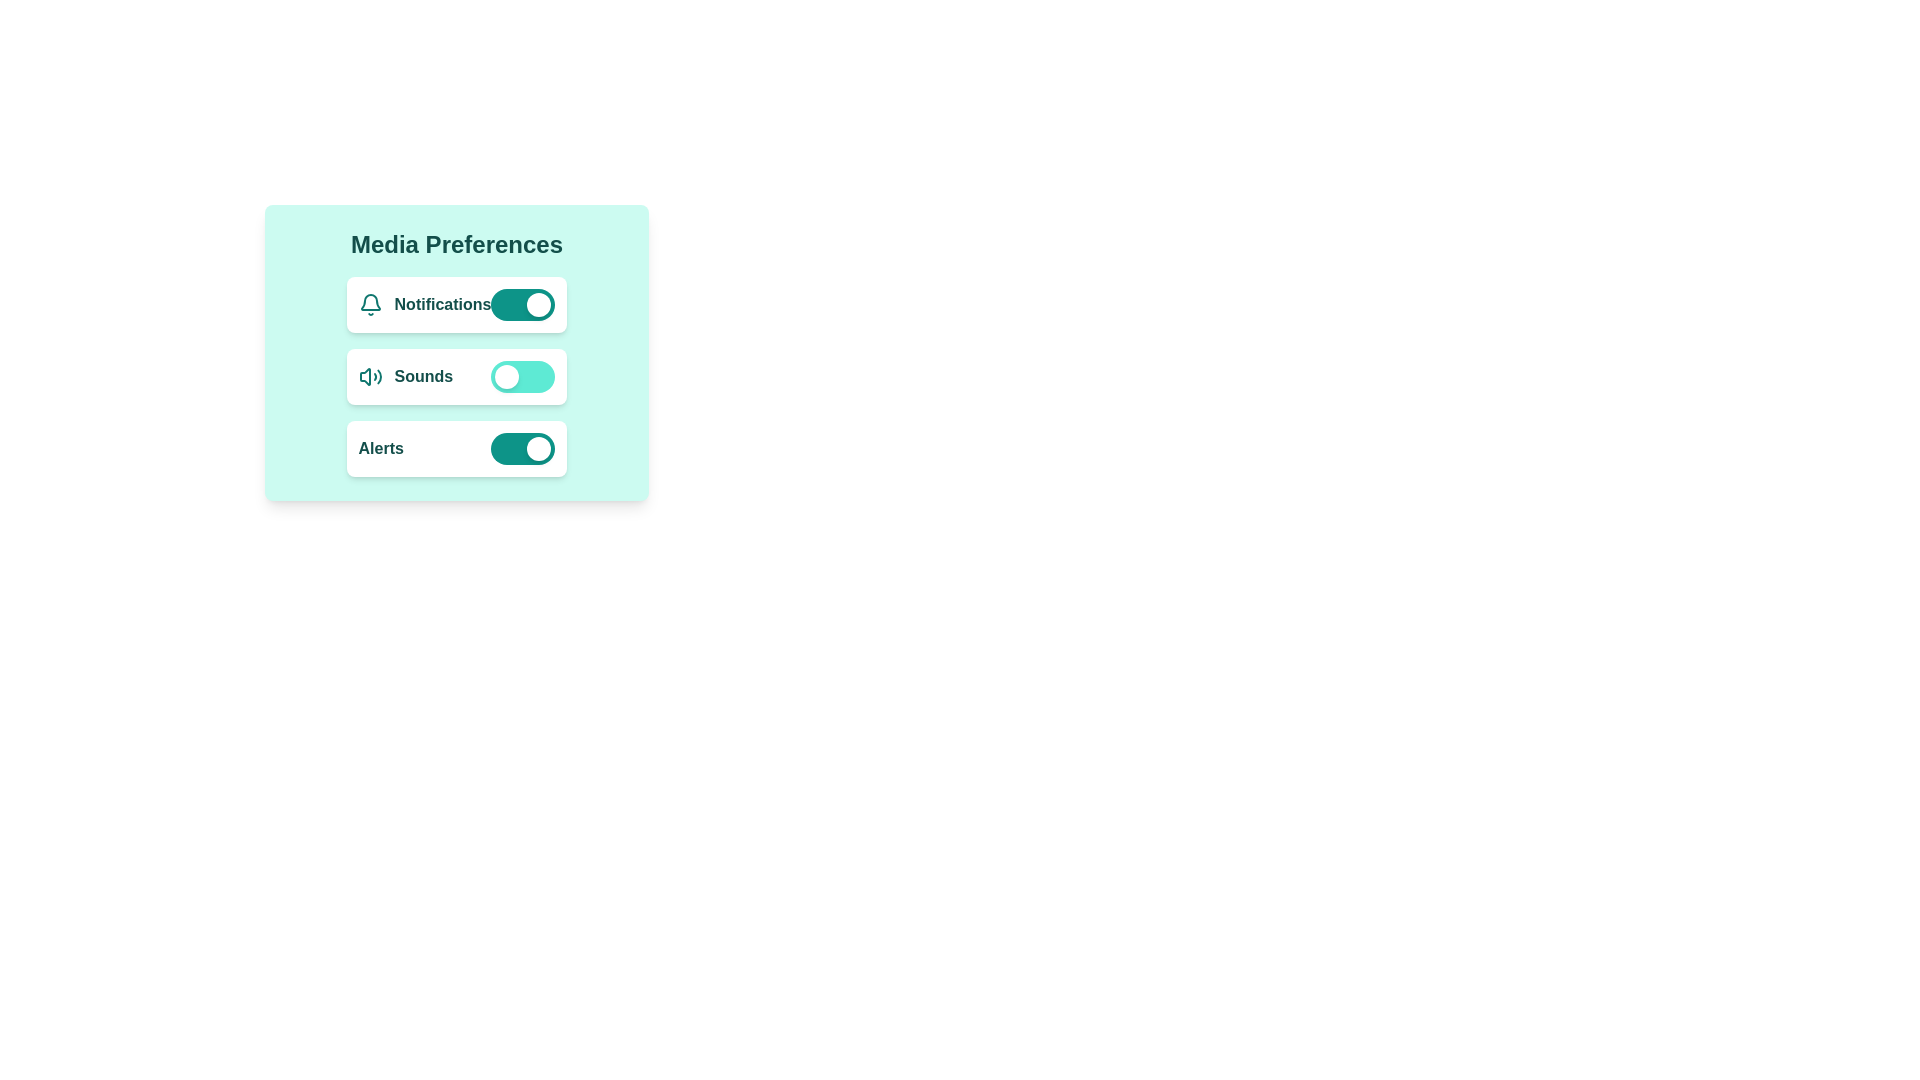  Describe the element at coordinates (523, 377) in the screenshot. I see `the toggle switch for the 'Sounds' media preference, which is a horizontal toggle switch styled with a teal background and a white circular handle on the left` at that location.